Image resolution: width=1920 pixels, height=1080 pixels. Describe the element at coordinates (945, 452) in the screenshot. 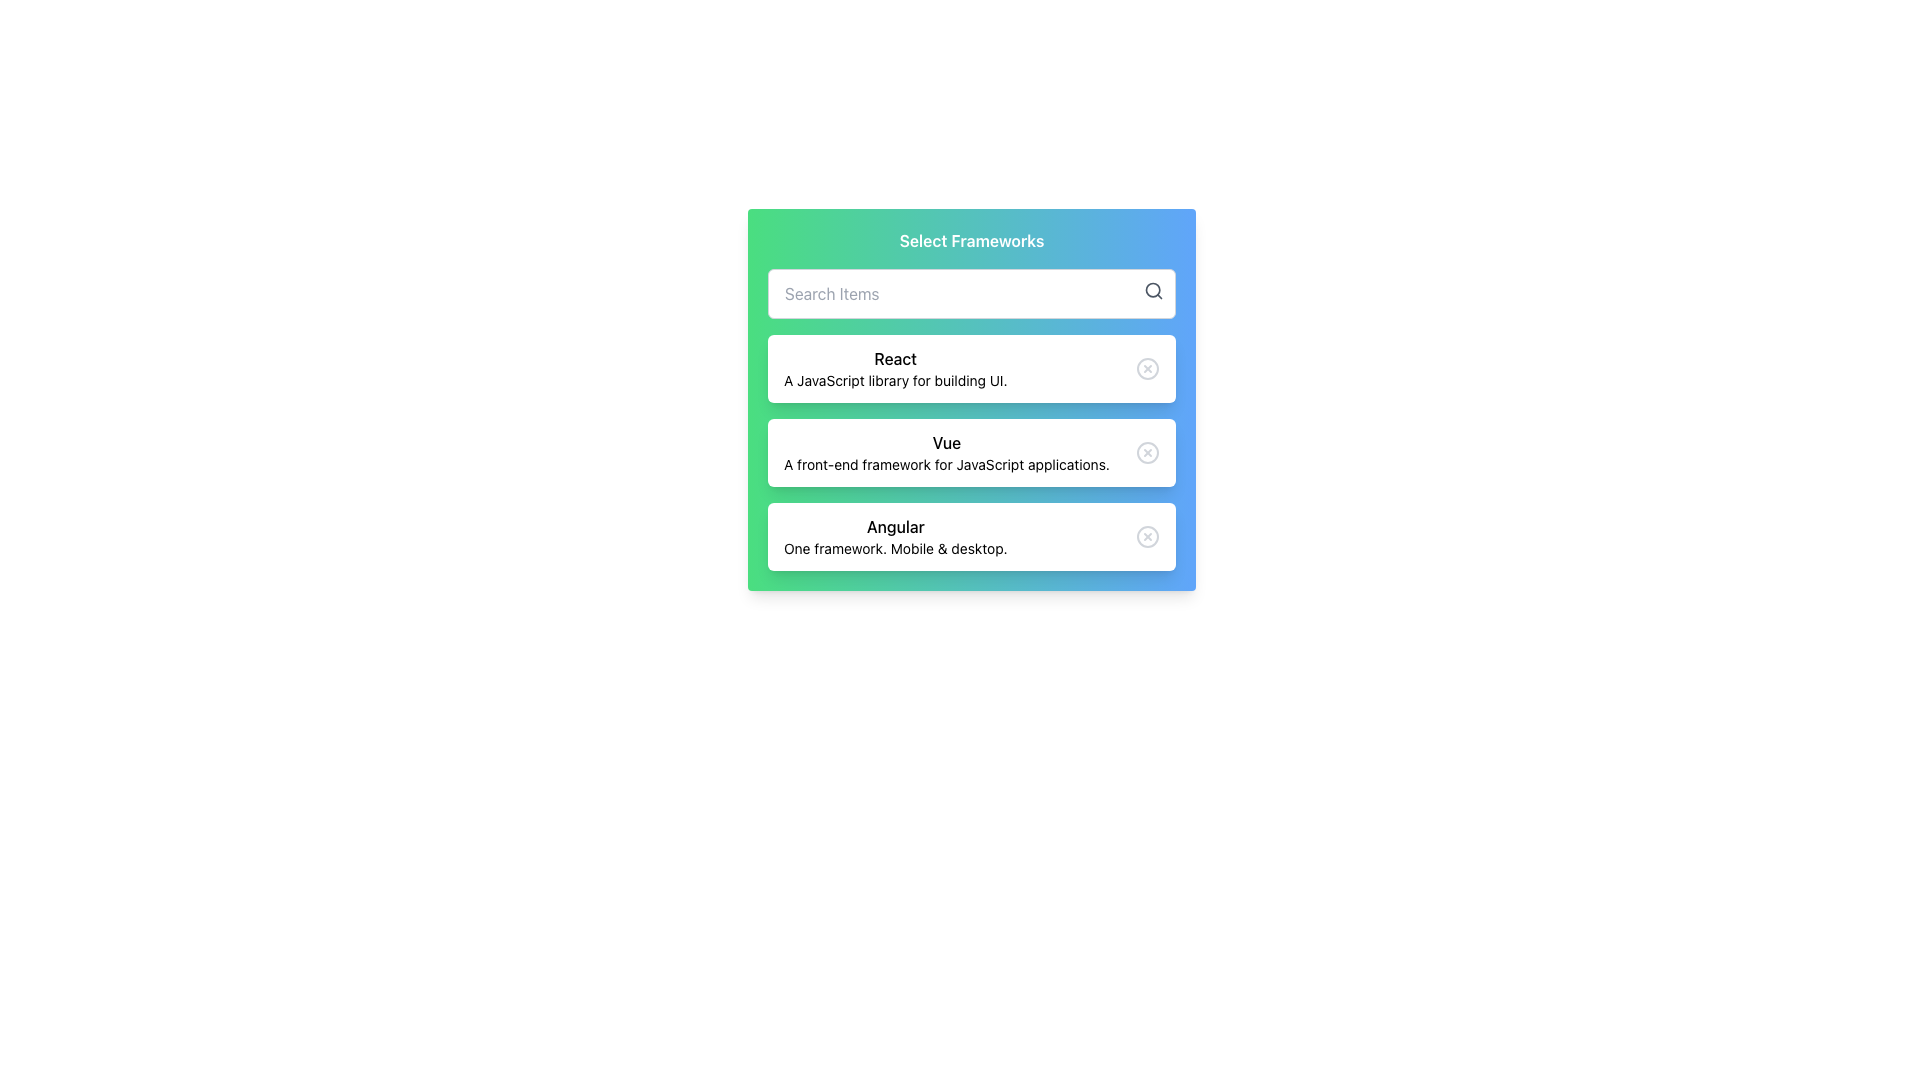

I see `the second item` at that location.